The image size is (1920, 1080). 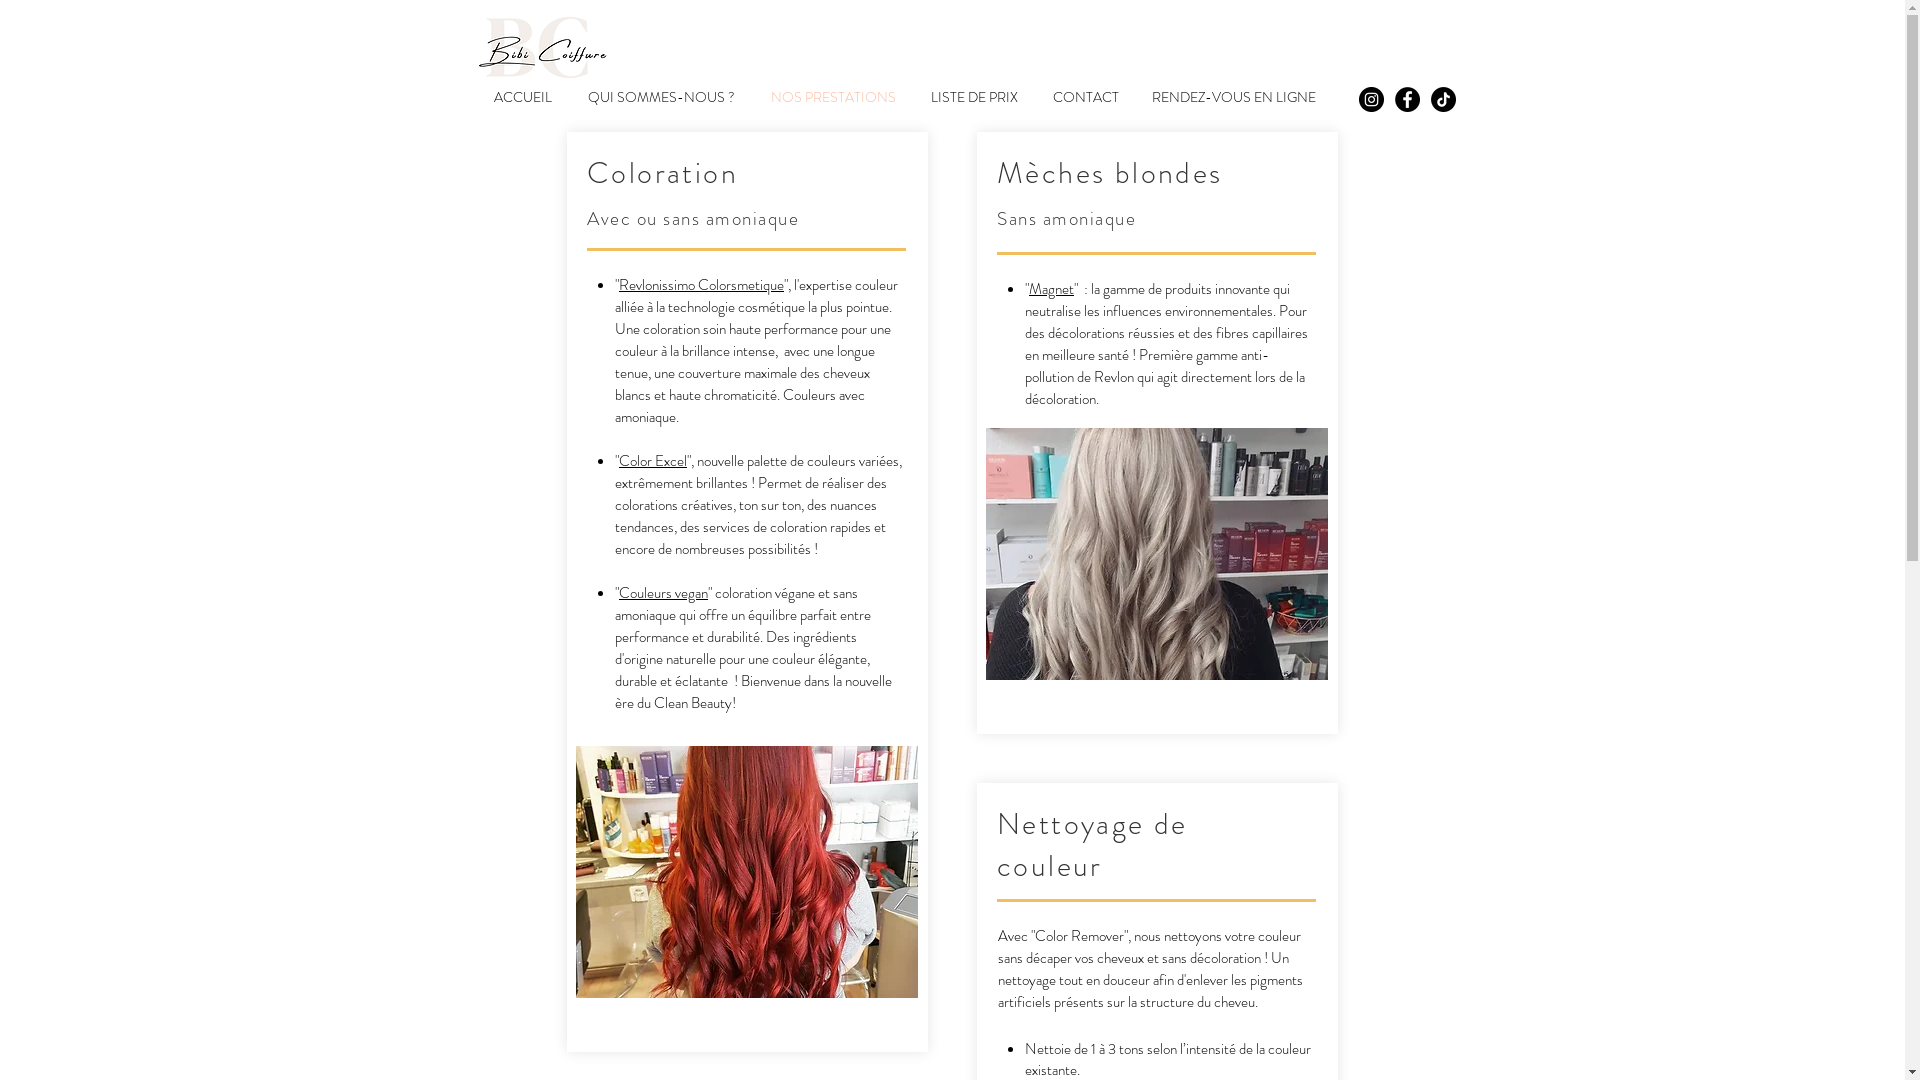 What do you see at coordinates (1232, 97) in the screenshot?
I see `'RENDEZ-VOUS EN LIGNE'` at bounding box center [1232, 97].